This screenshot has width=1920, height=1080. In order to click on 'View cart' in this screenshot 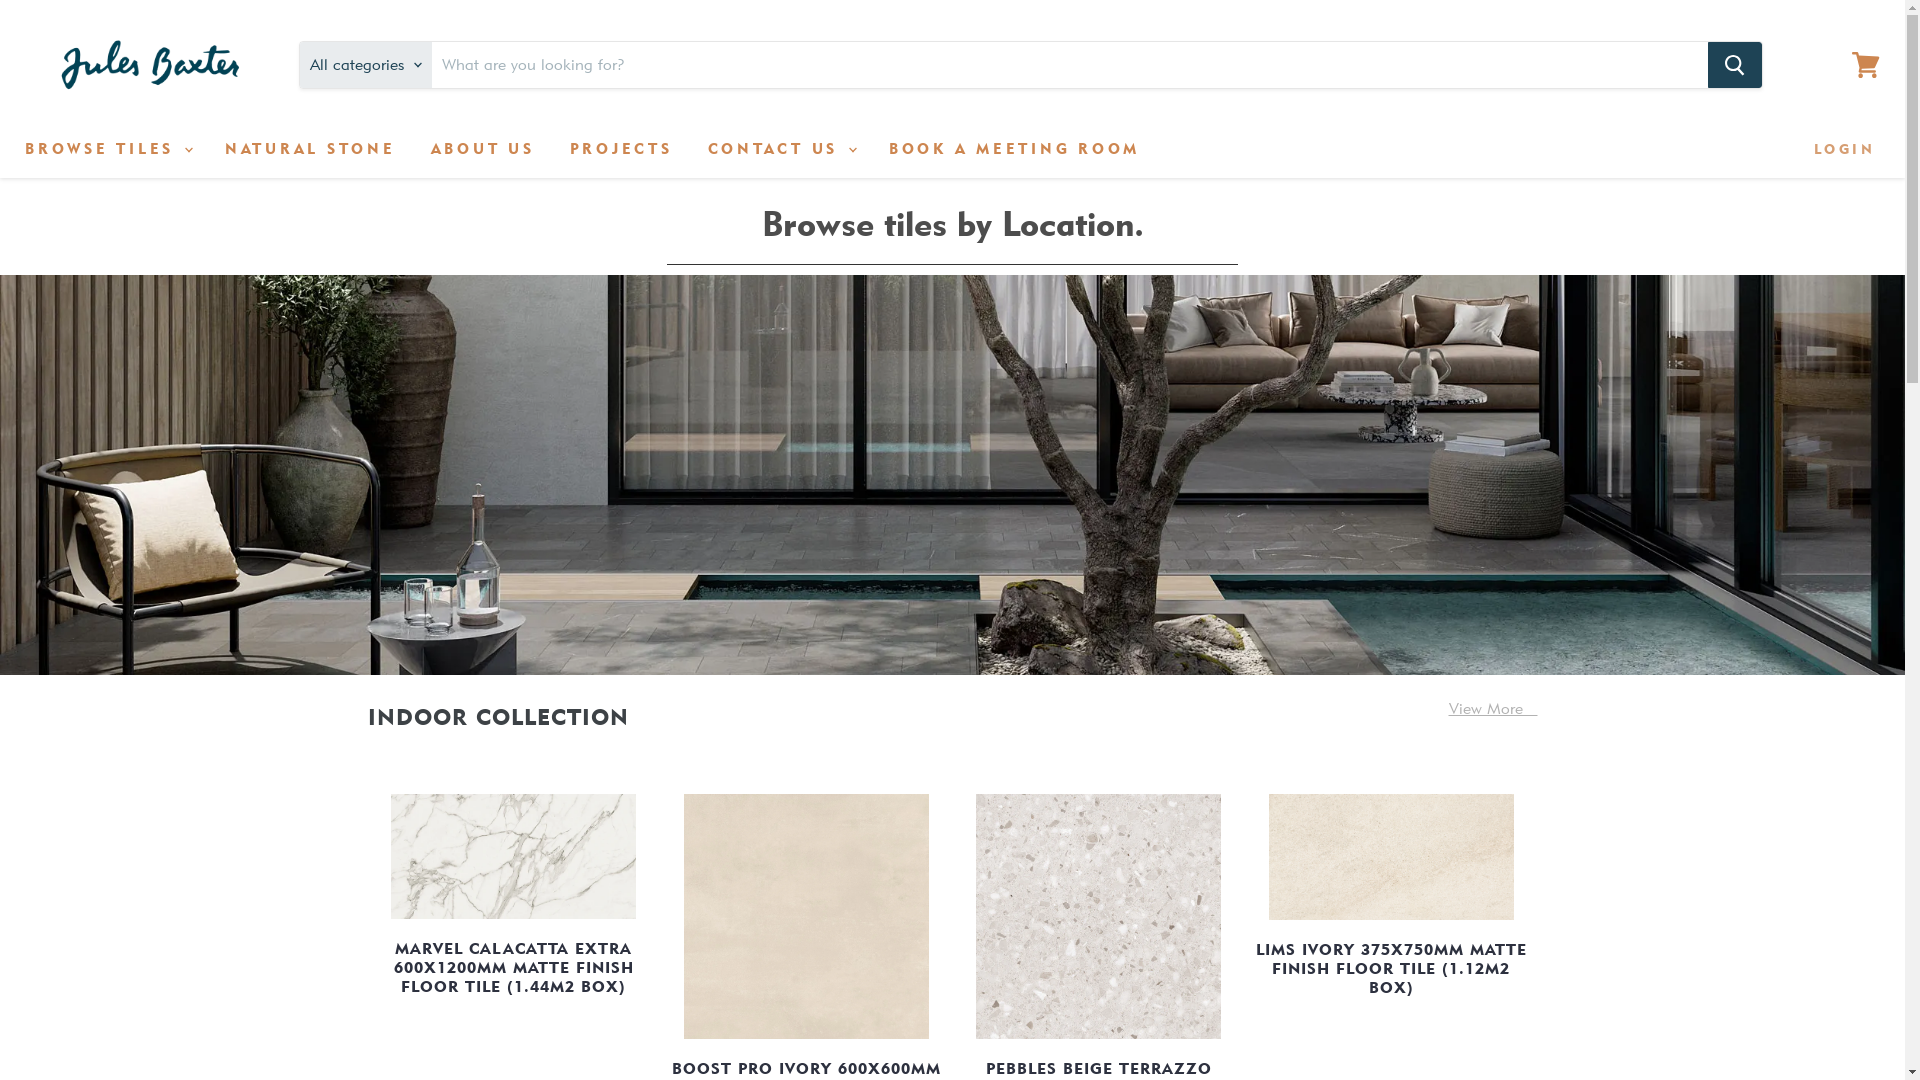, I will do `click(1865, 64)`.